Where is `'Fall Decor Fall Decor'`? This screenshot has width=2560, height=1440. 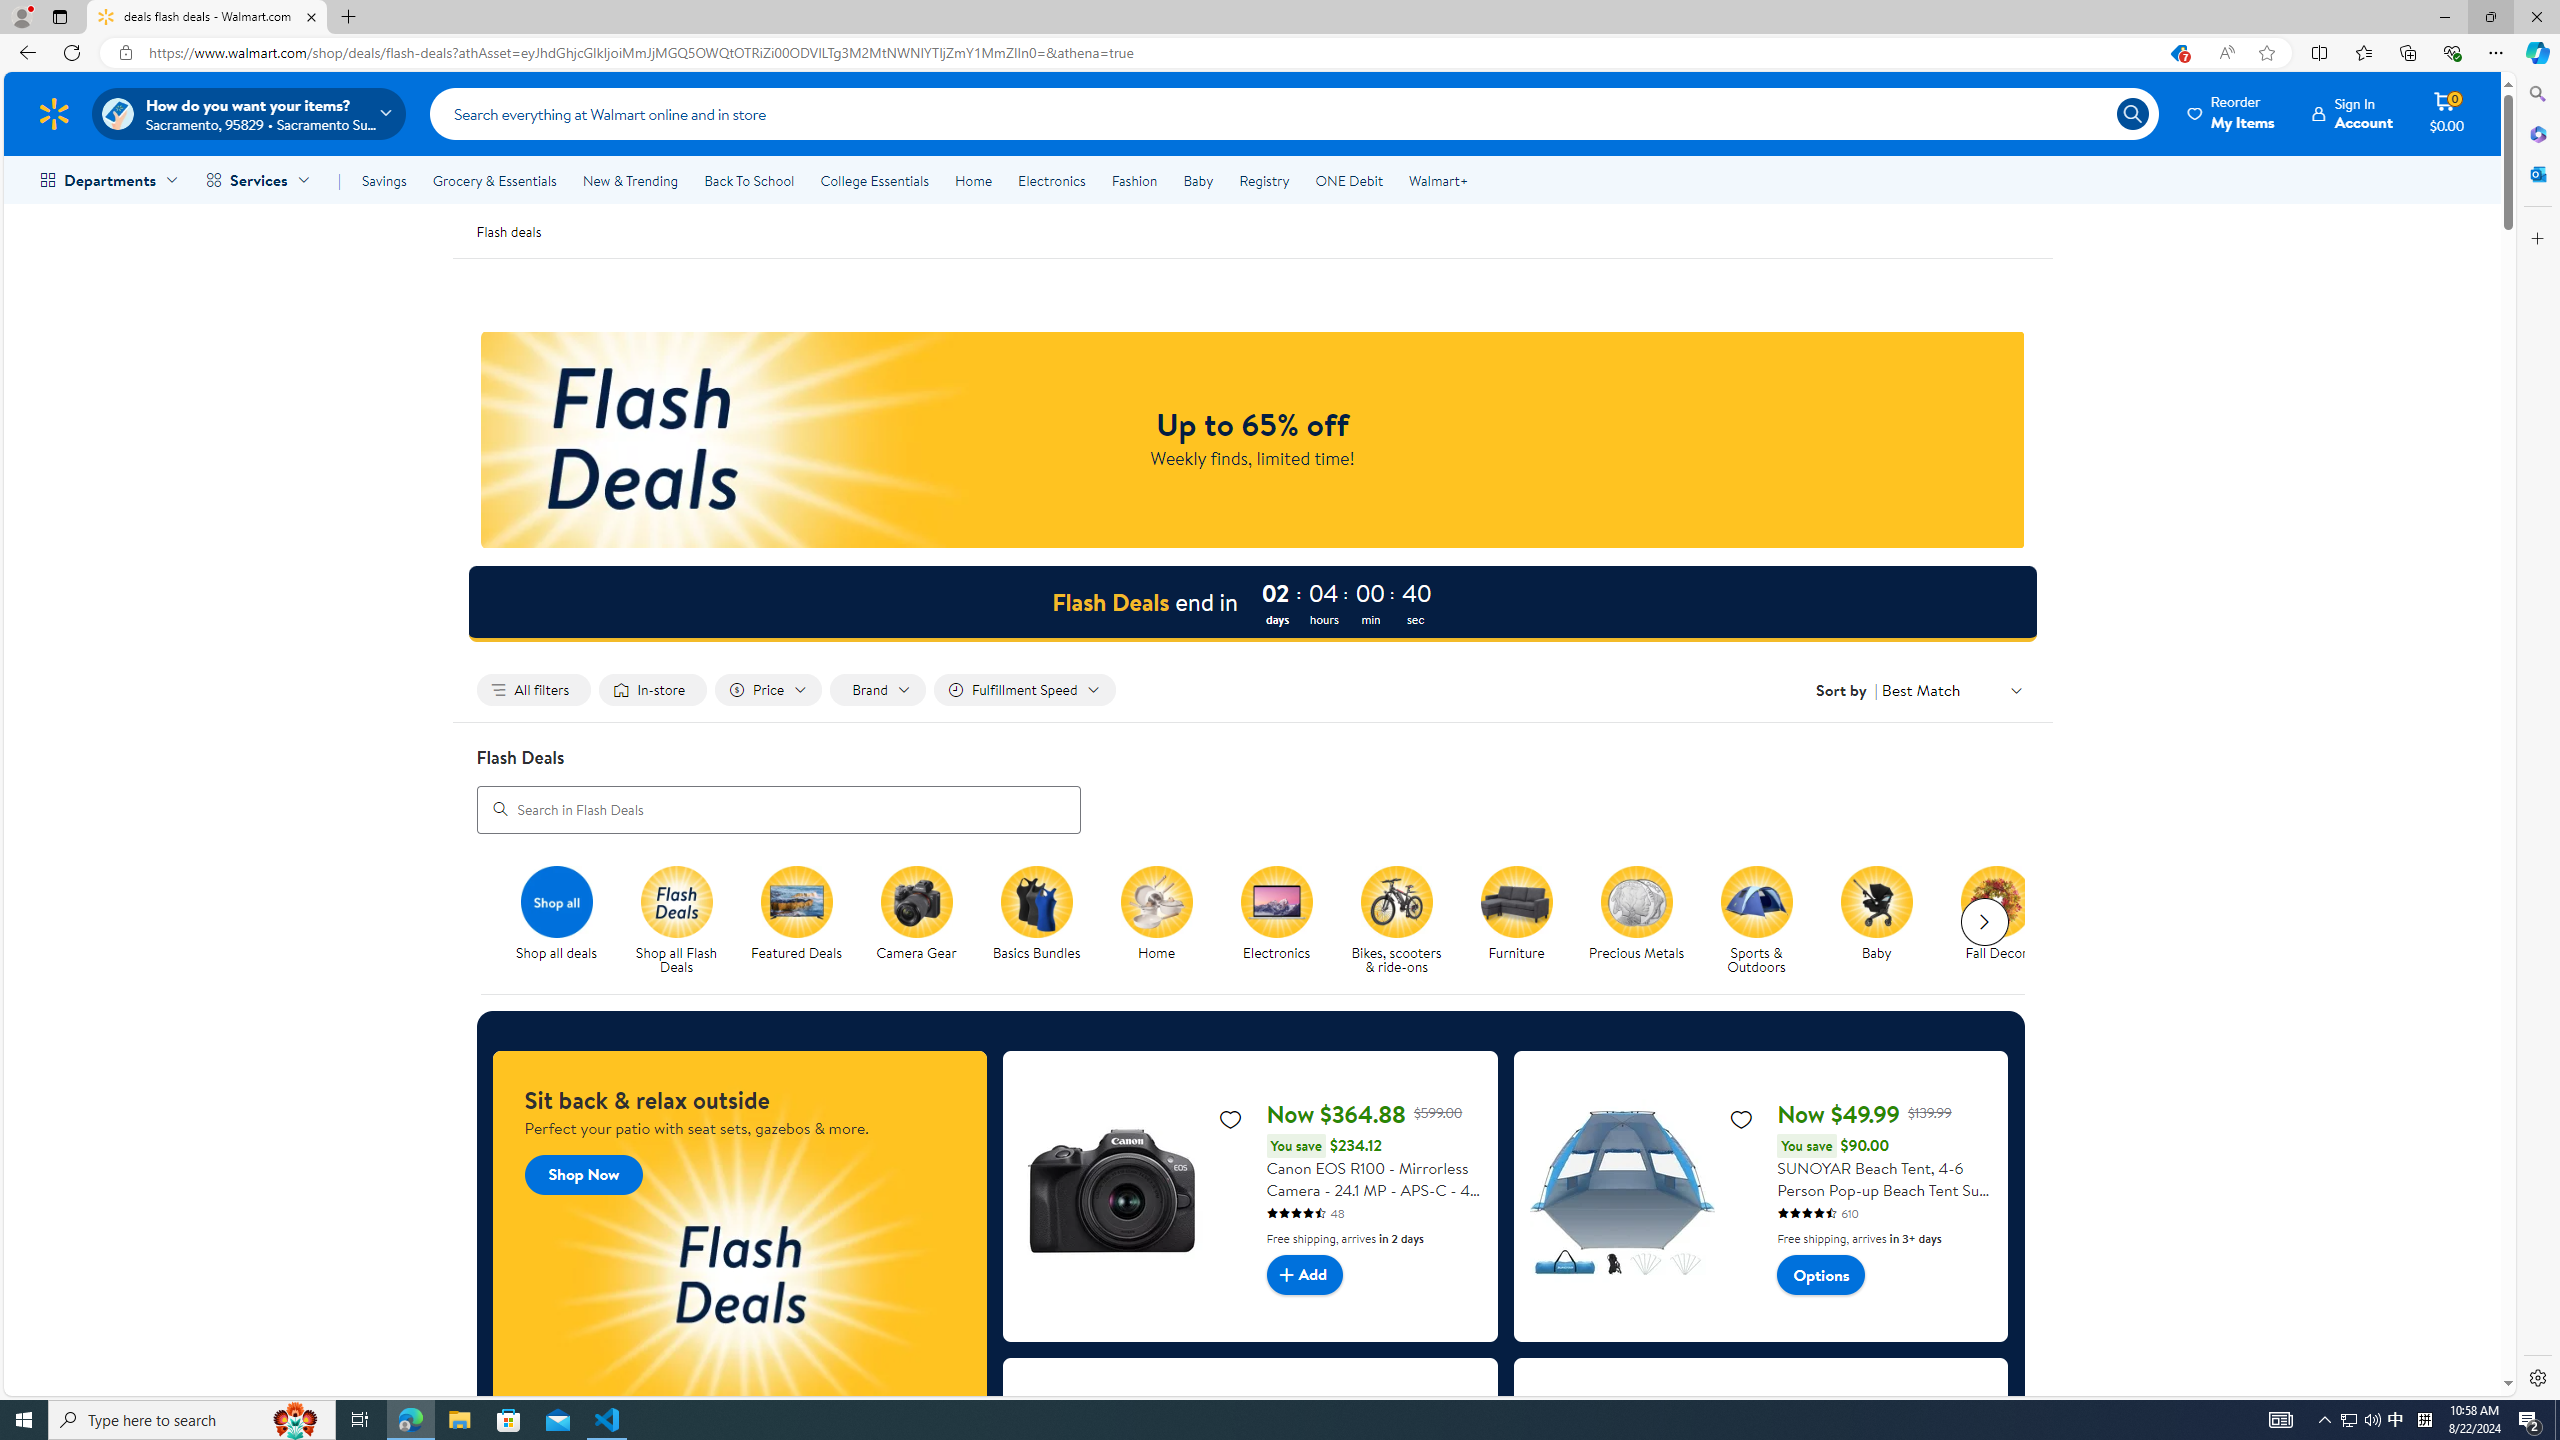
'Fall Decor Fall Decor' is located at coordinates (1994, 914).